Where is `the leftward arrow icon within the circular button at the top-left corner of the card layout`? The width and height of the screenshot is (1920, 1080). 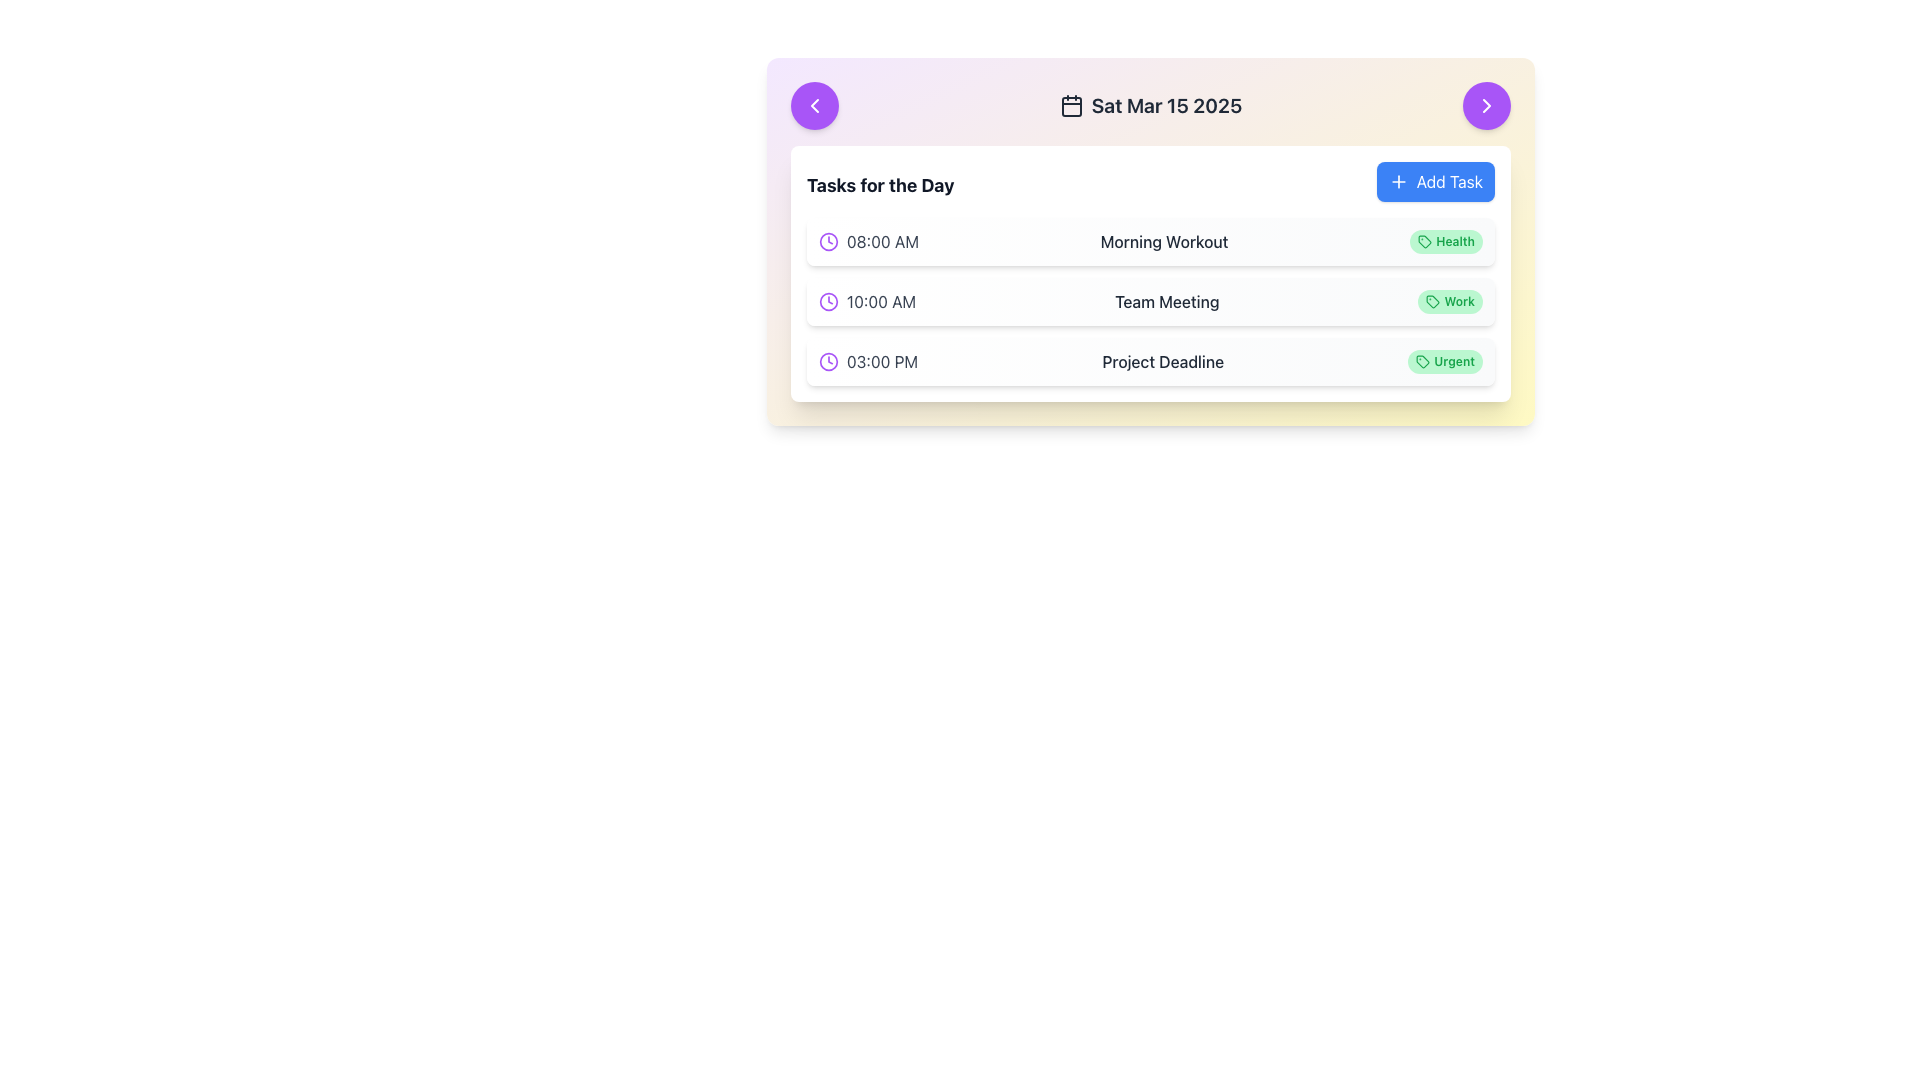
the leftward arrow icon within the circular button at the top-left corner of the card layout is located at coordinates (815, 105).